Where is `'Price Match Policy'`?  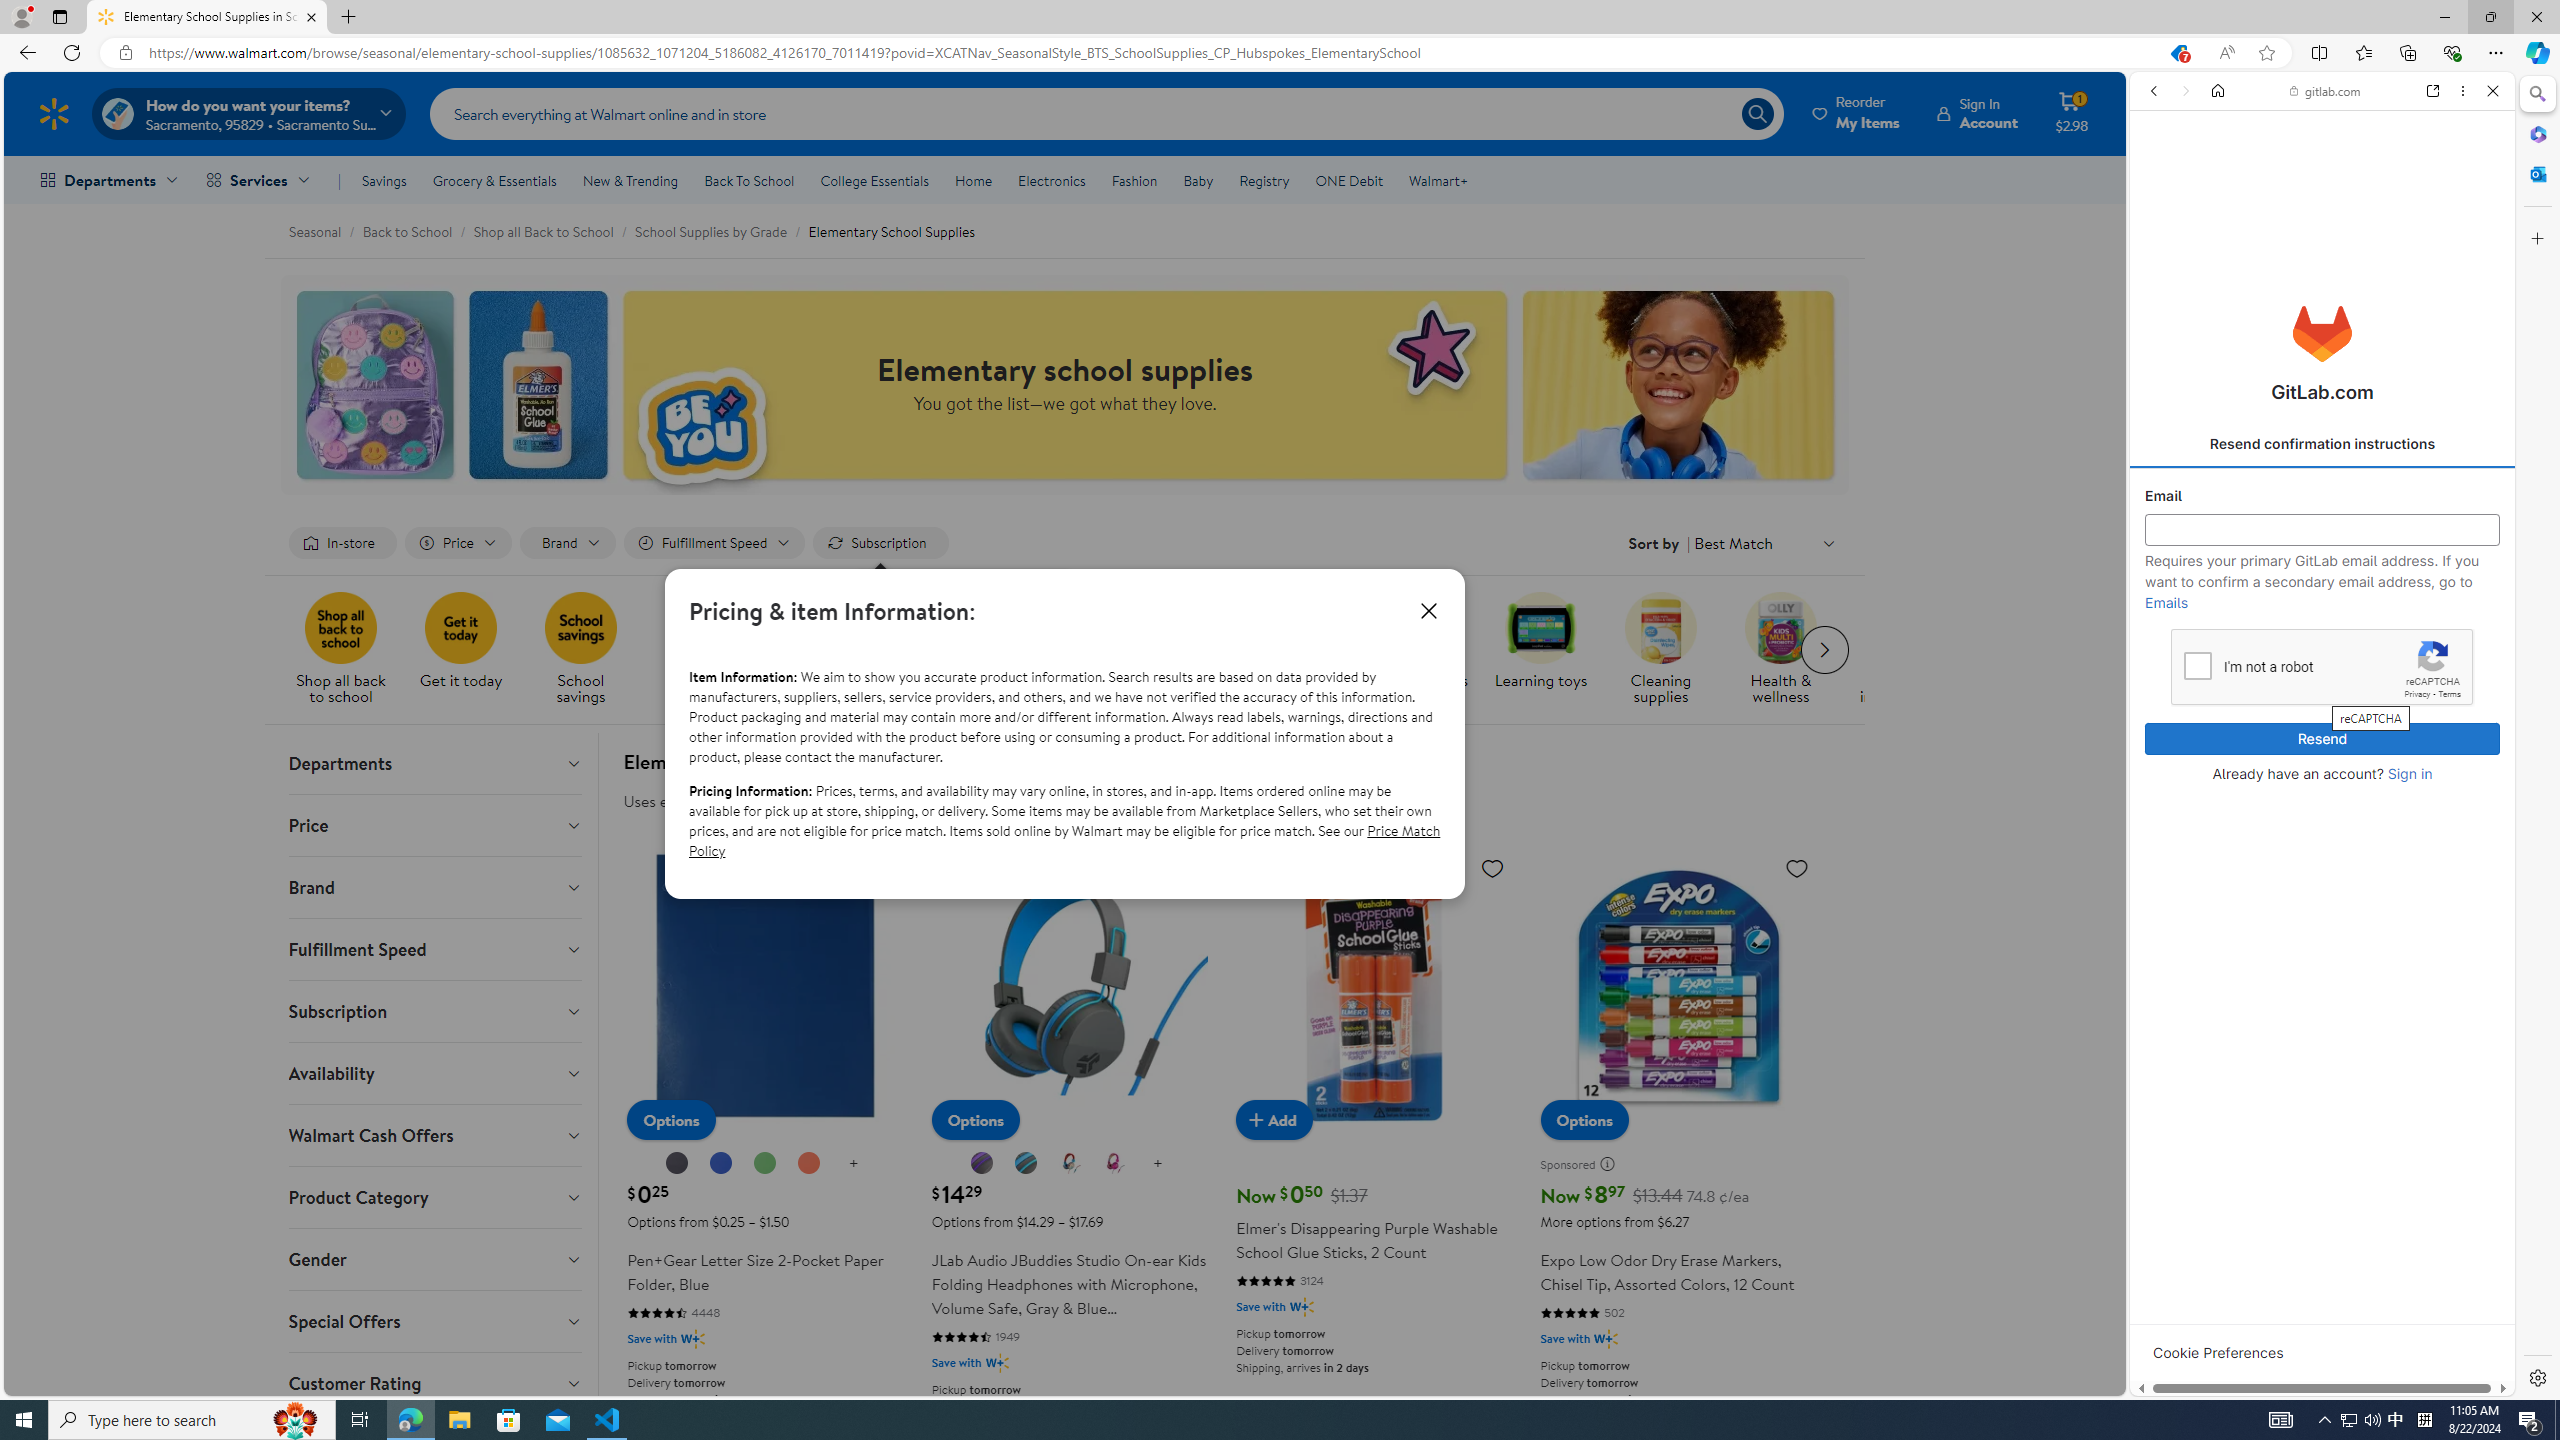 'Price Match Policy' is located at coordinates (1063, 839).